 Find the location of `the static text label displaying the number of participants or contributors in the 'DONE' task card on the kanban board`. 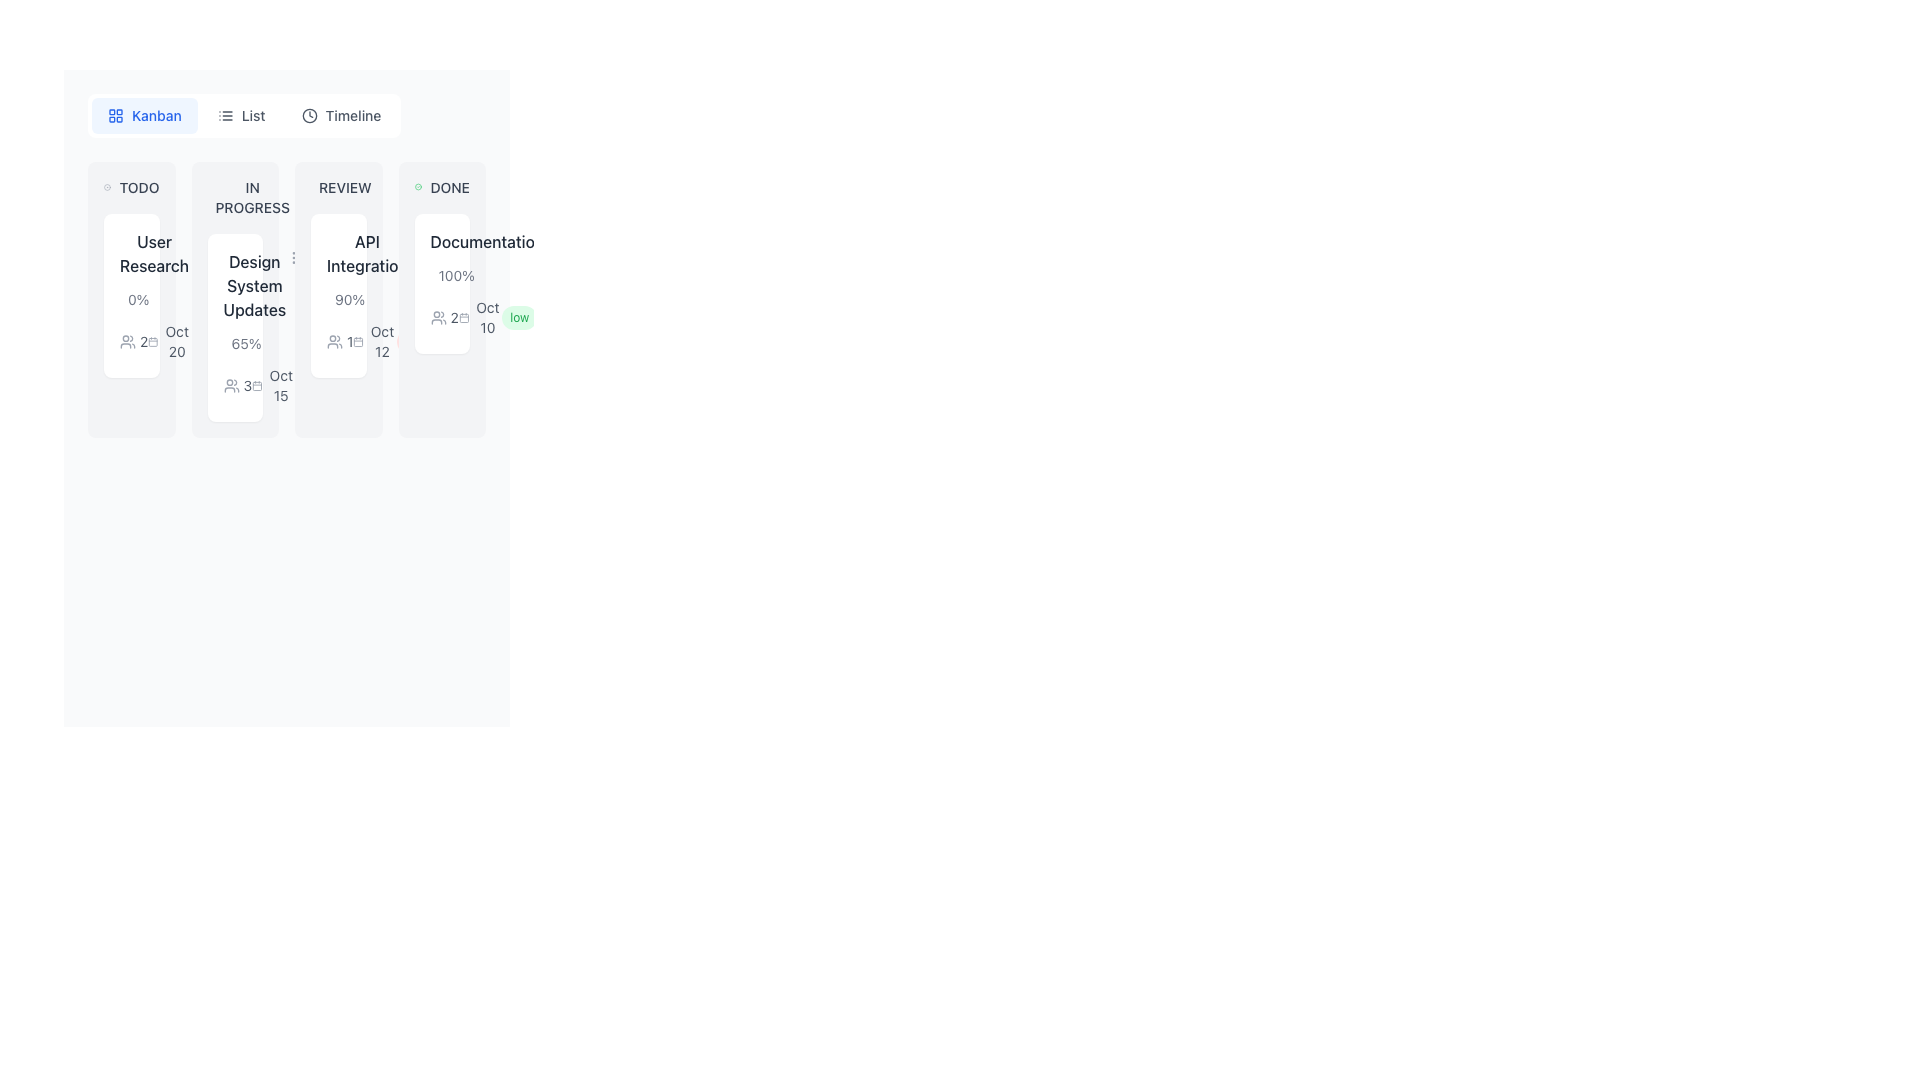

the static text label displaying the number of participants or contributors in the 'DONE' task card on the kanban board is located at coordinates (453, 316).